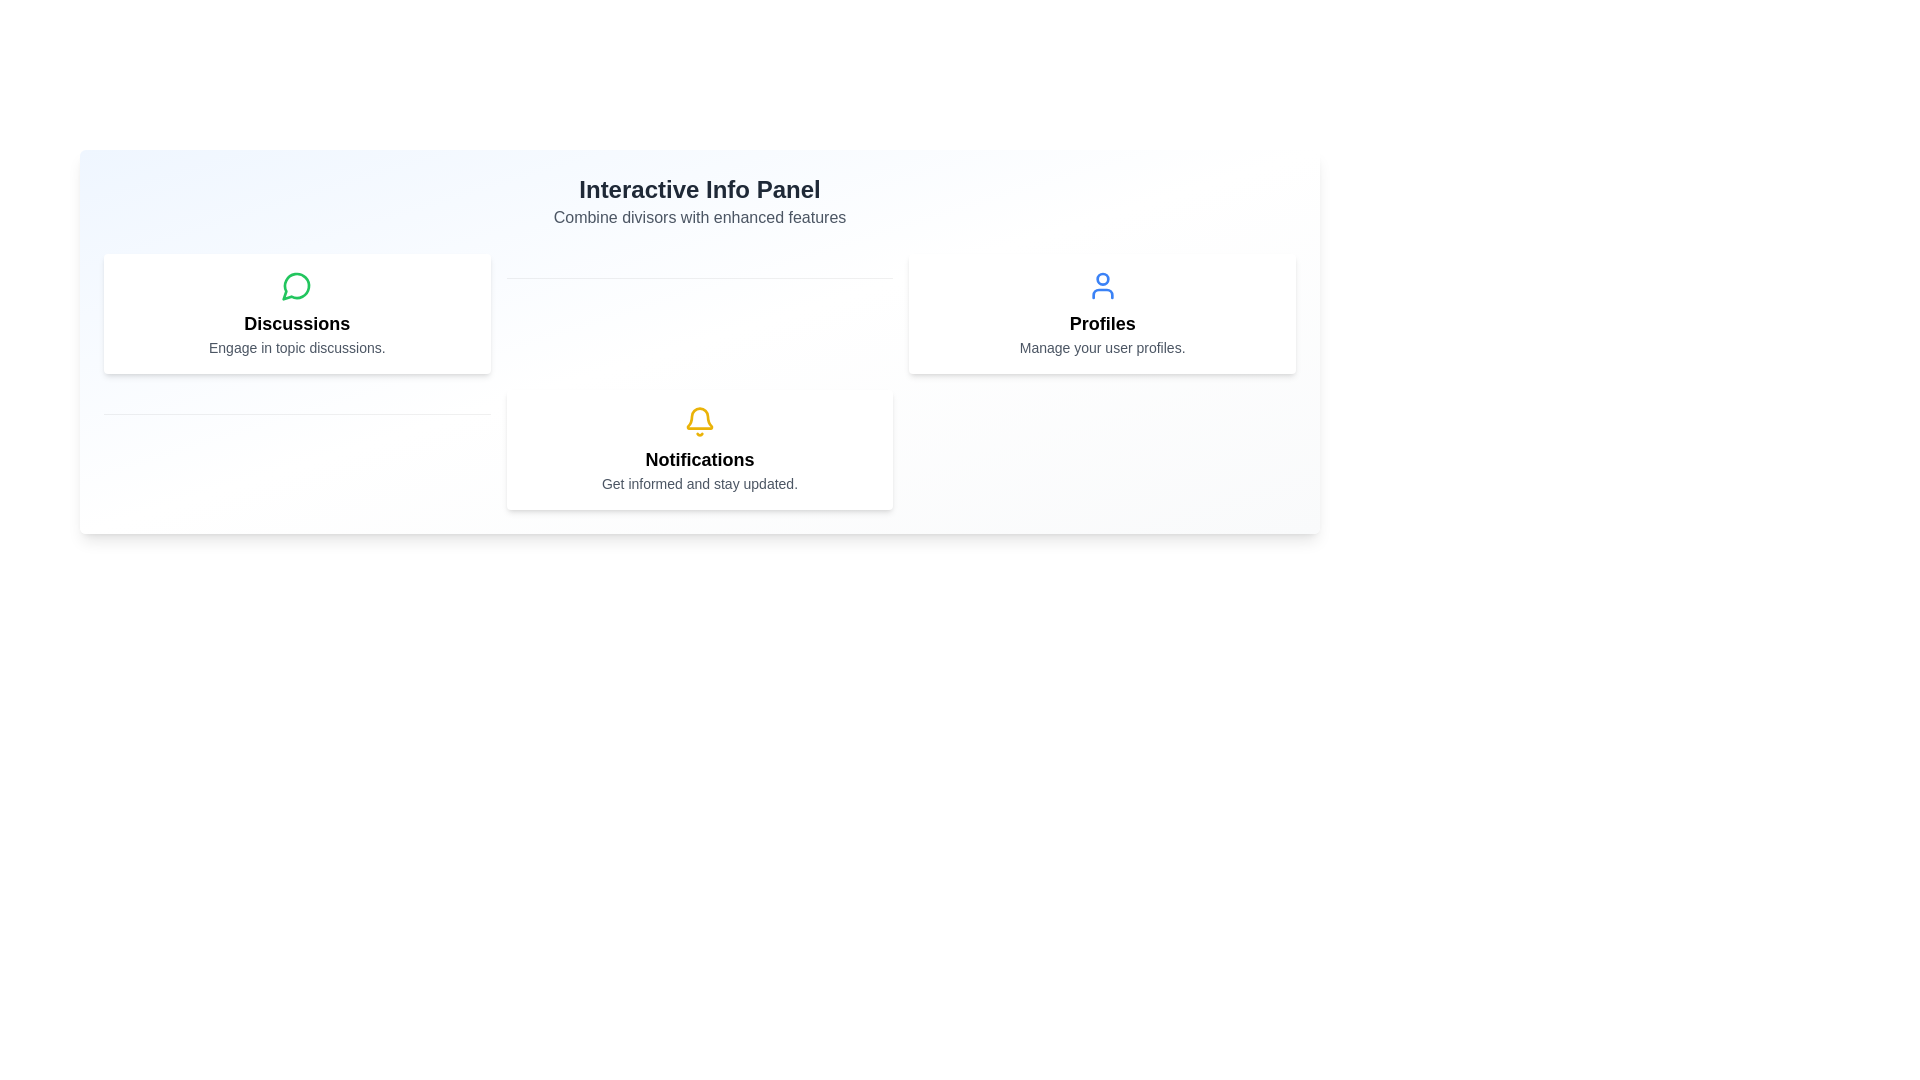 The width and height of the screenshot is (1920, 1080). I want to click on the Informational card which features a green chat icon and the text 'Discussions' with the phrase 'Engage in topic discussions.', so click(296, 313).